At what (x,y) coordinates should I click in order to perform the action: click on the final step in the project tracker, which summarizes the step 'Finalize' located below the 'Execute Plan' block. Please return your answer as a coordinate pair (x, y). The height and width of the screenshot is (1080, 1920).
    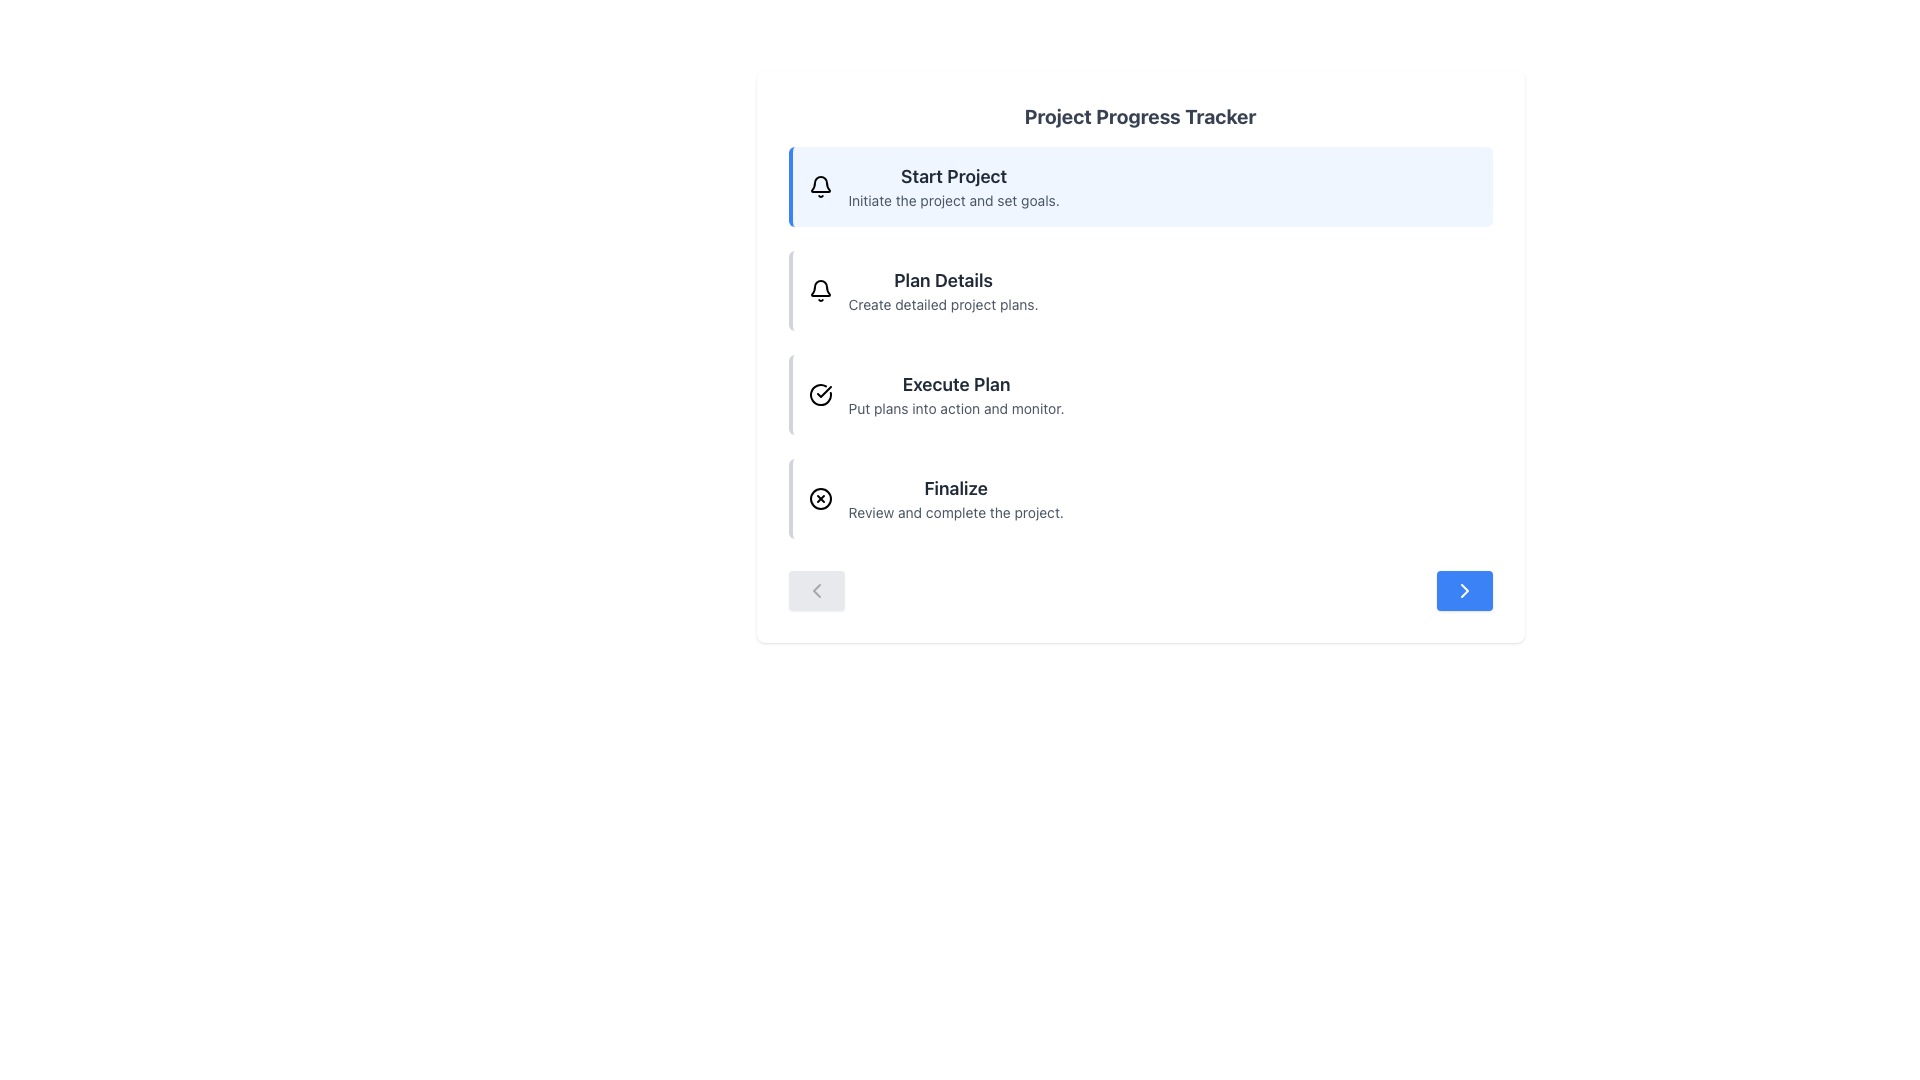
    Looking at the image, I should click on (1140, 497).